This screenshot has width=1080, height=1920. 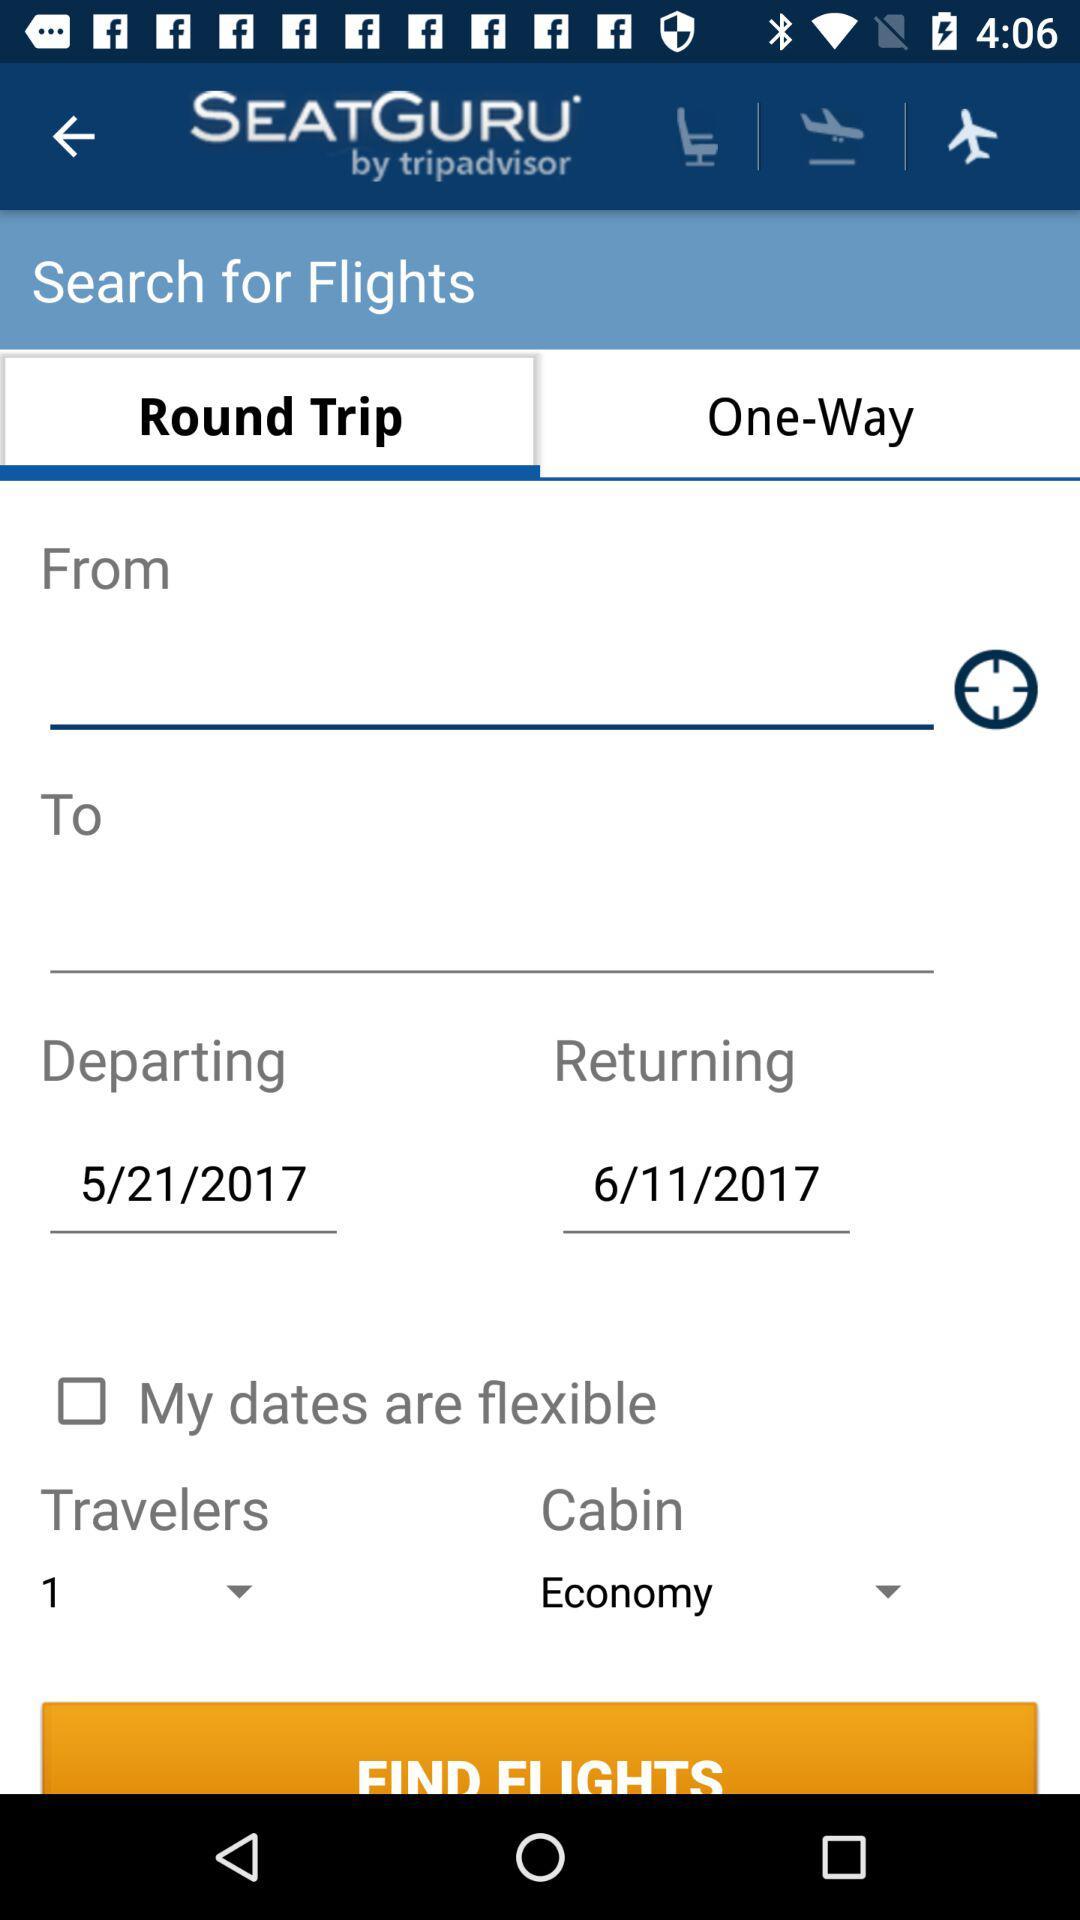 I want to click on check-box, so click(x=80, y=1400).